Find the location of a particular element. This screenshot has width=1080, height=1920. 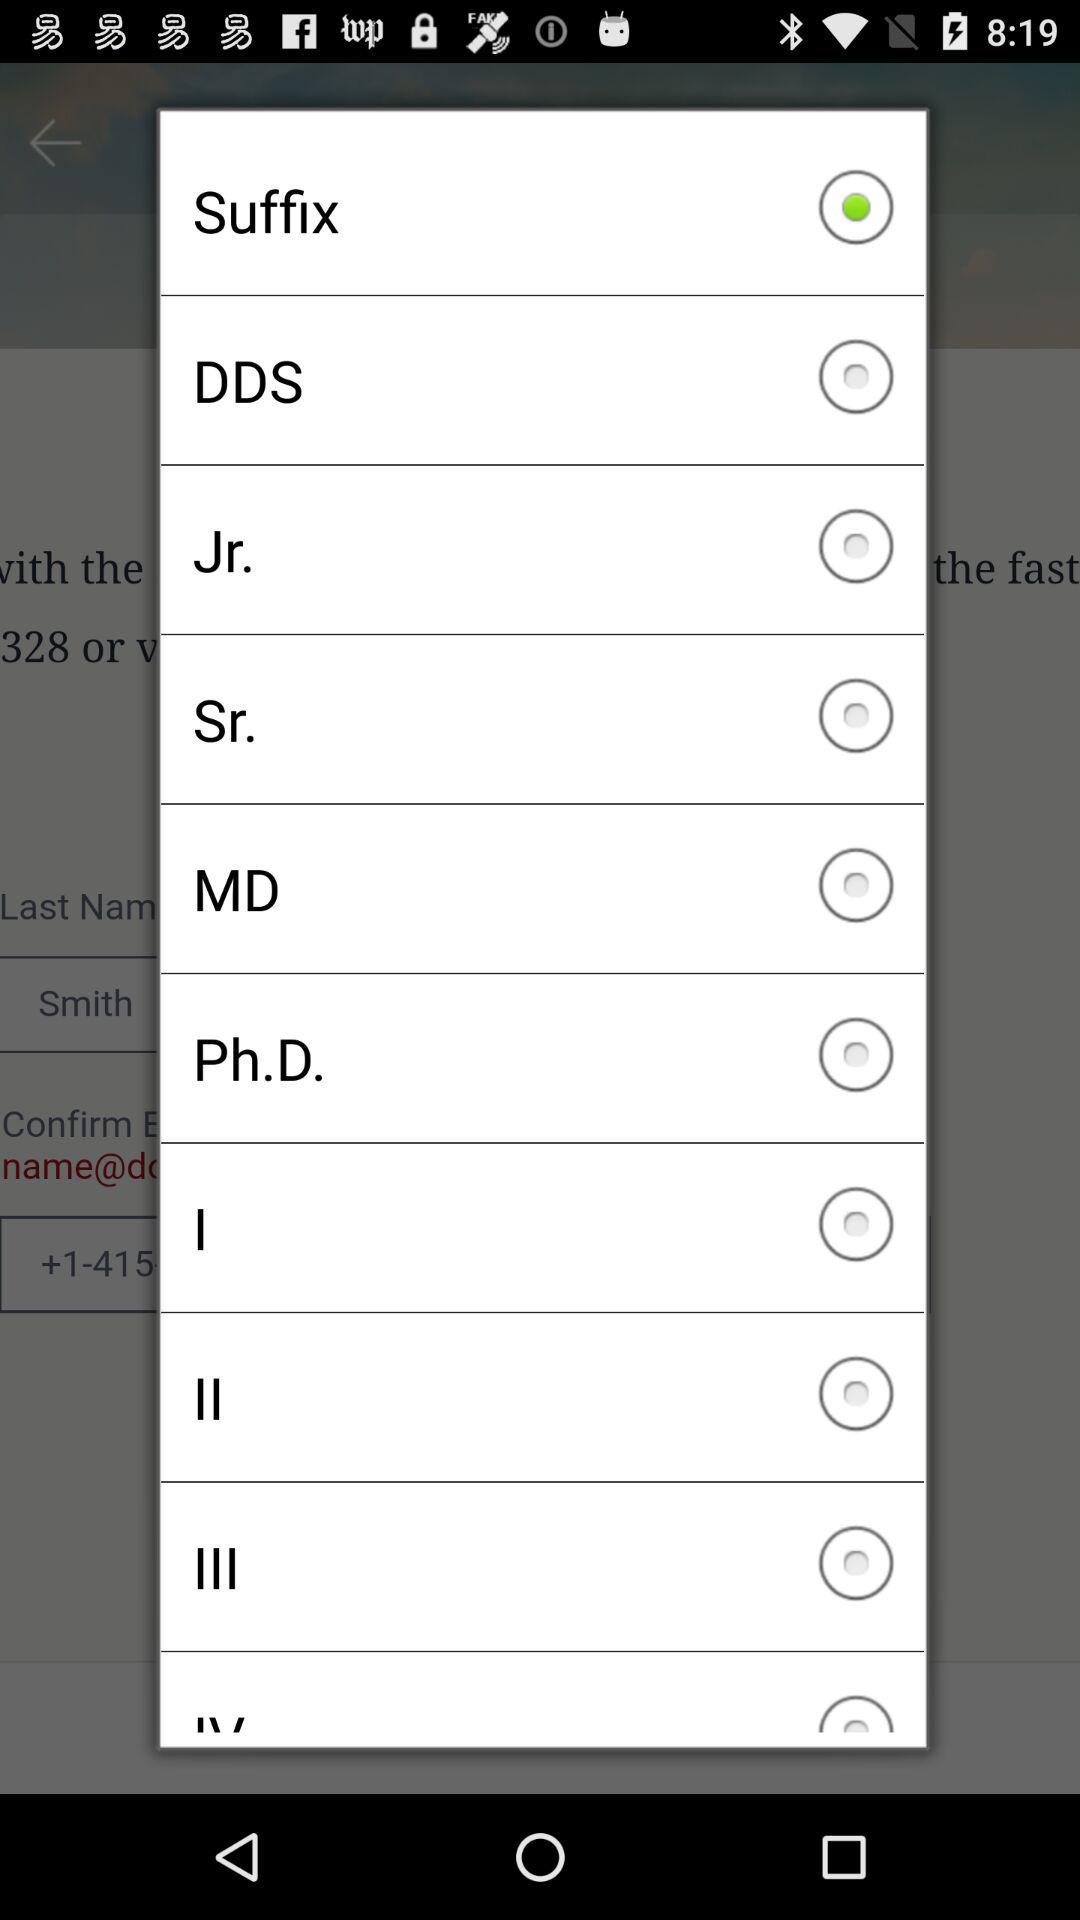

dds checkbox is located at coordinates (542, 380).